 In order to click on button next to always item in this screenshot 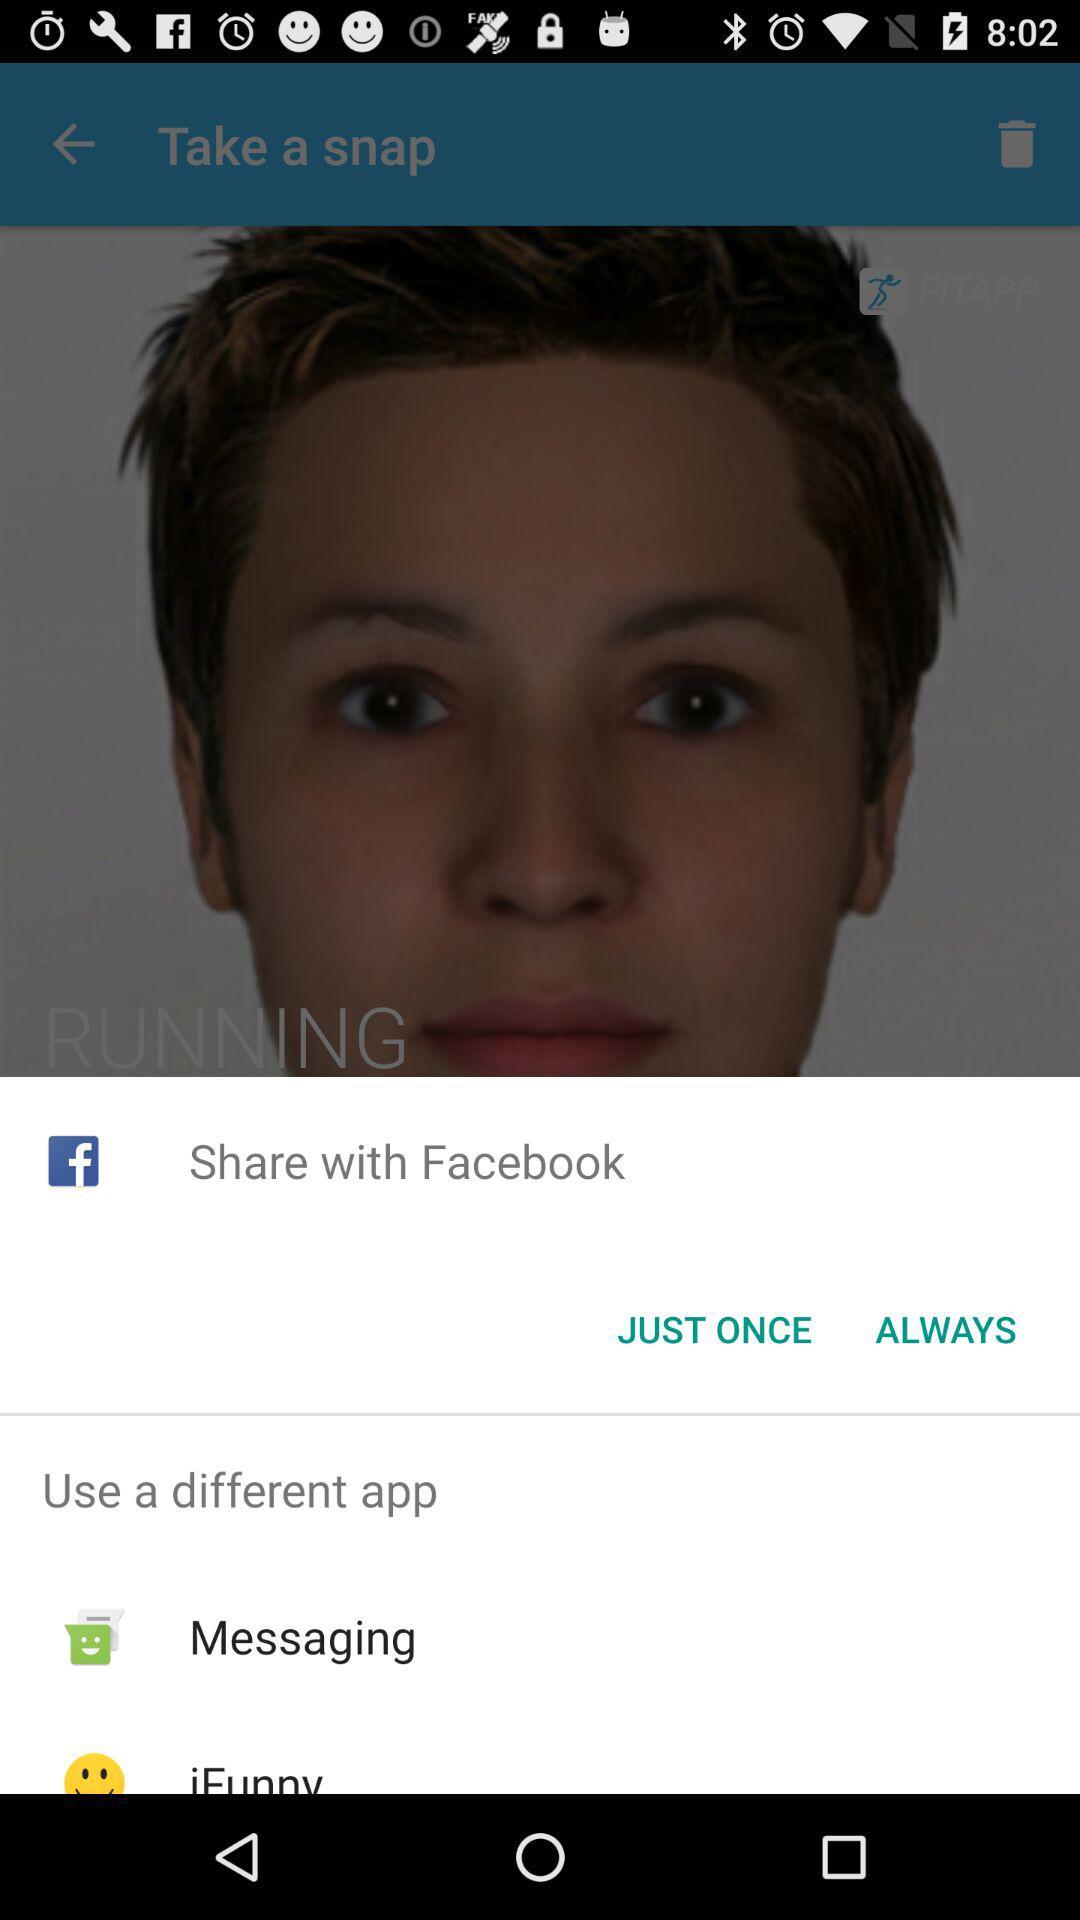, I will do `click(713, 1329)`.